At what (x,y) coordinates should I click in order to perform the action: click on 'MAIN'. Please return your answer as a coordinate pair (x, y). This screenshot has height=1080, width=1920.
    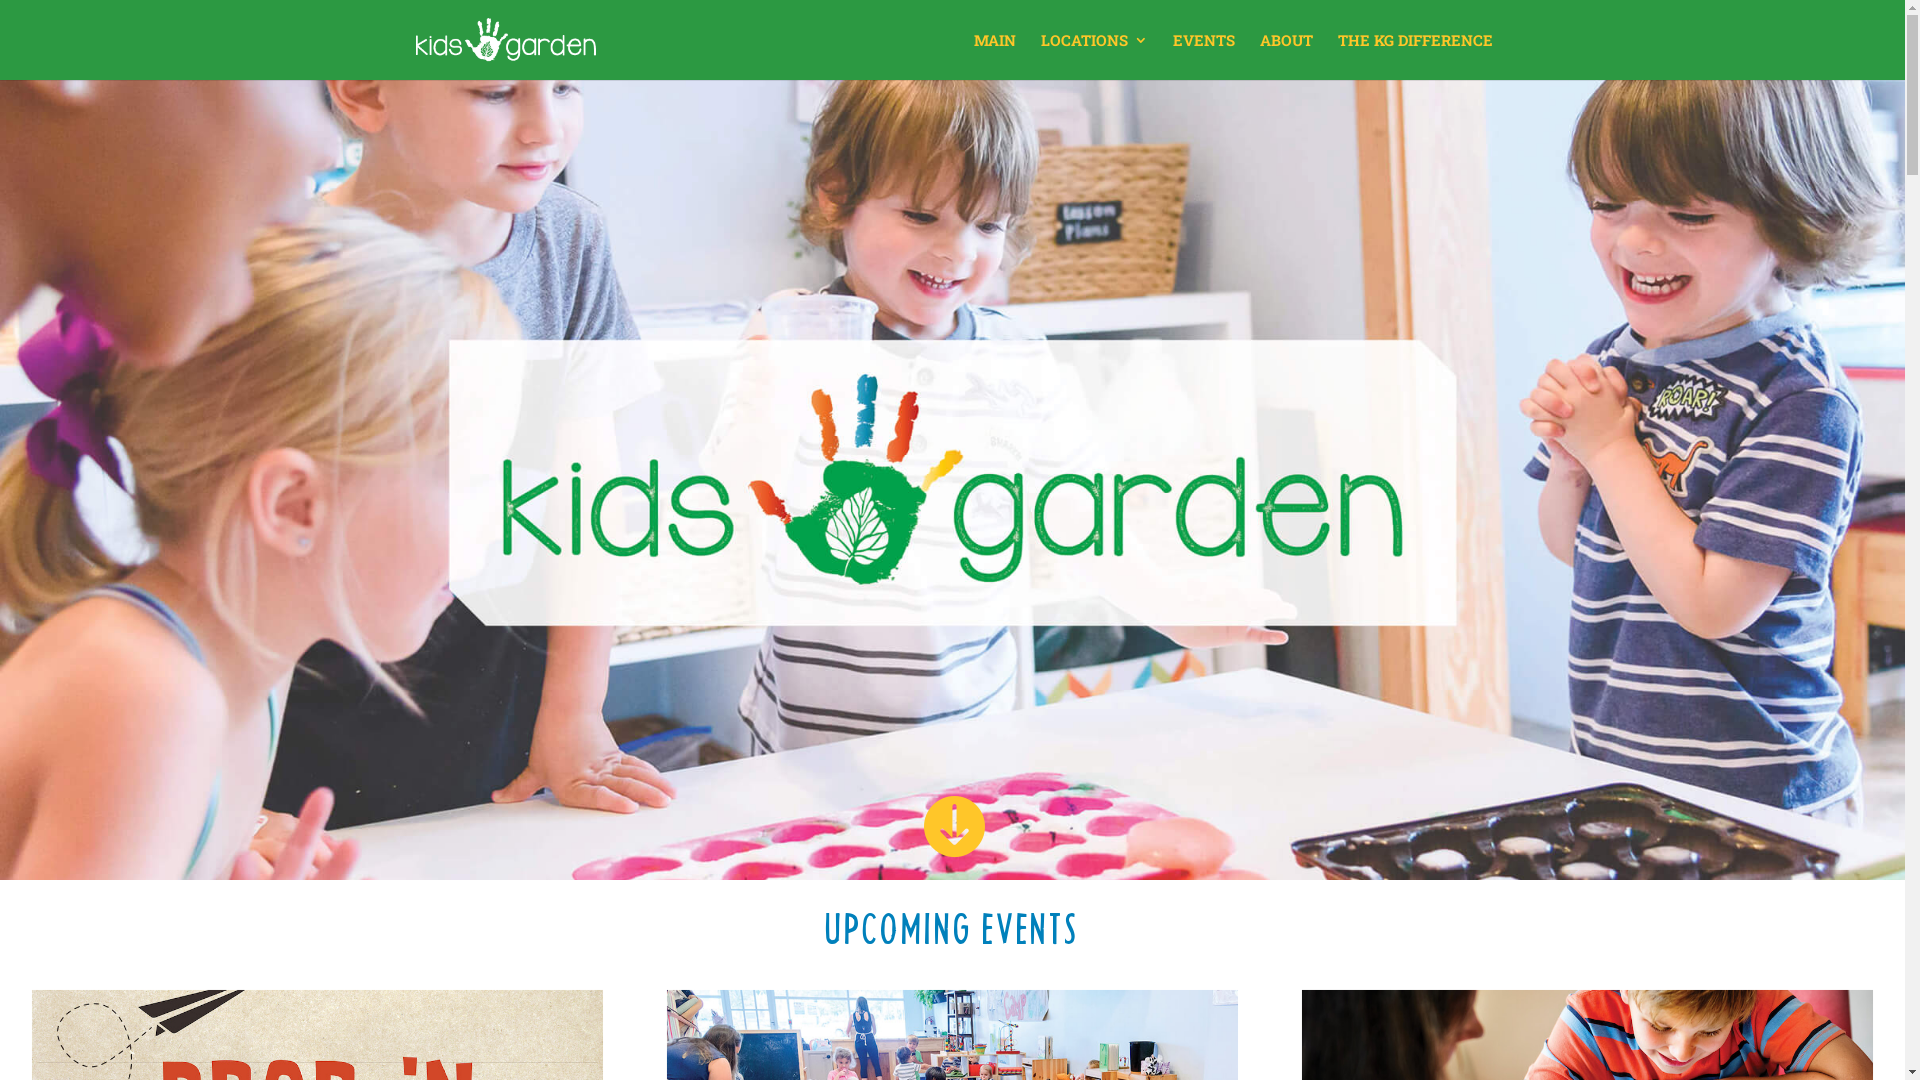
    Looking at the image, I should click on (994, 55).